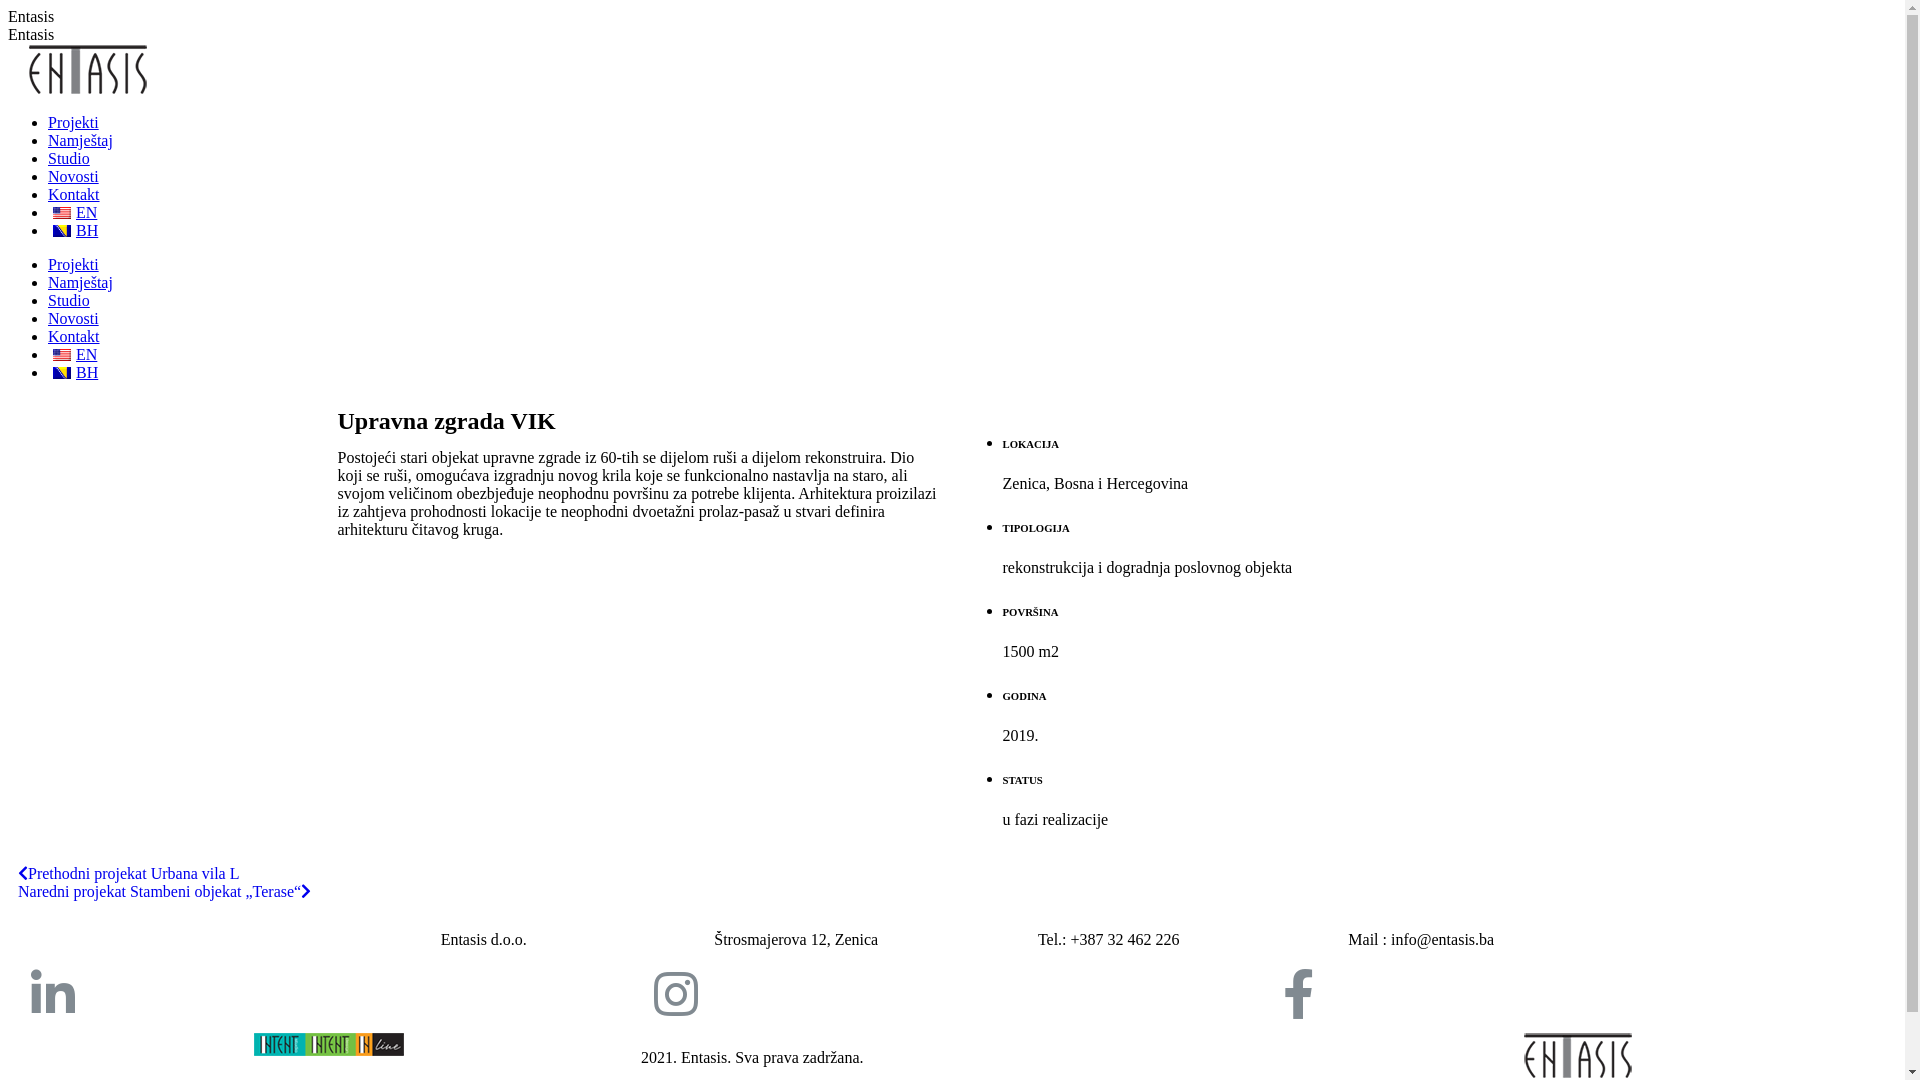 The image size is (1920, 1080). What do you see at coordinates (62, 212) in the screenshot?
I see `'English'` at bounding box center [62, 212].